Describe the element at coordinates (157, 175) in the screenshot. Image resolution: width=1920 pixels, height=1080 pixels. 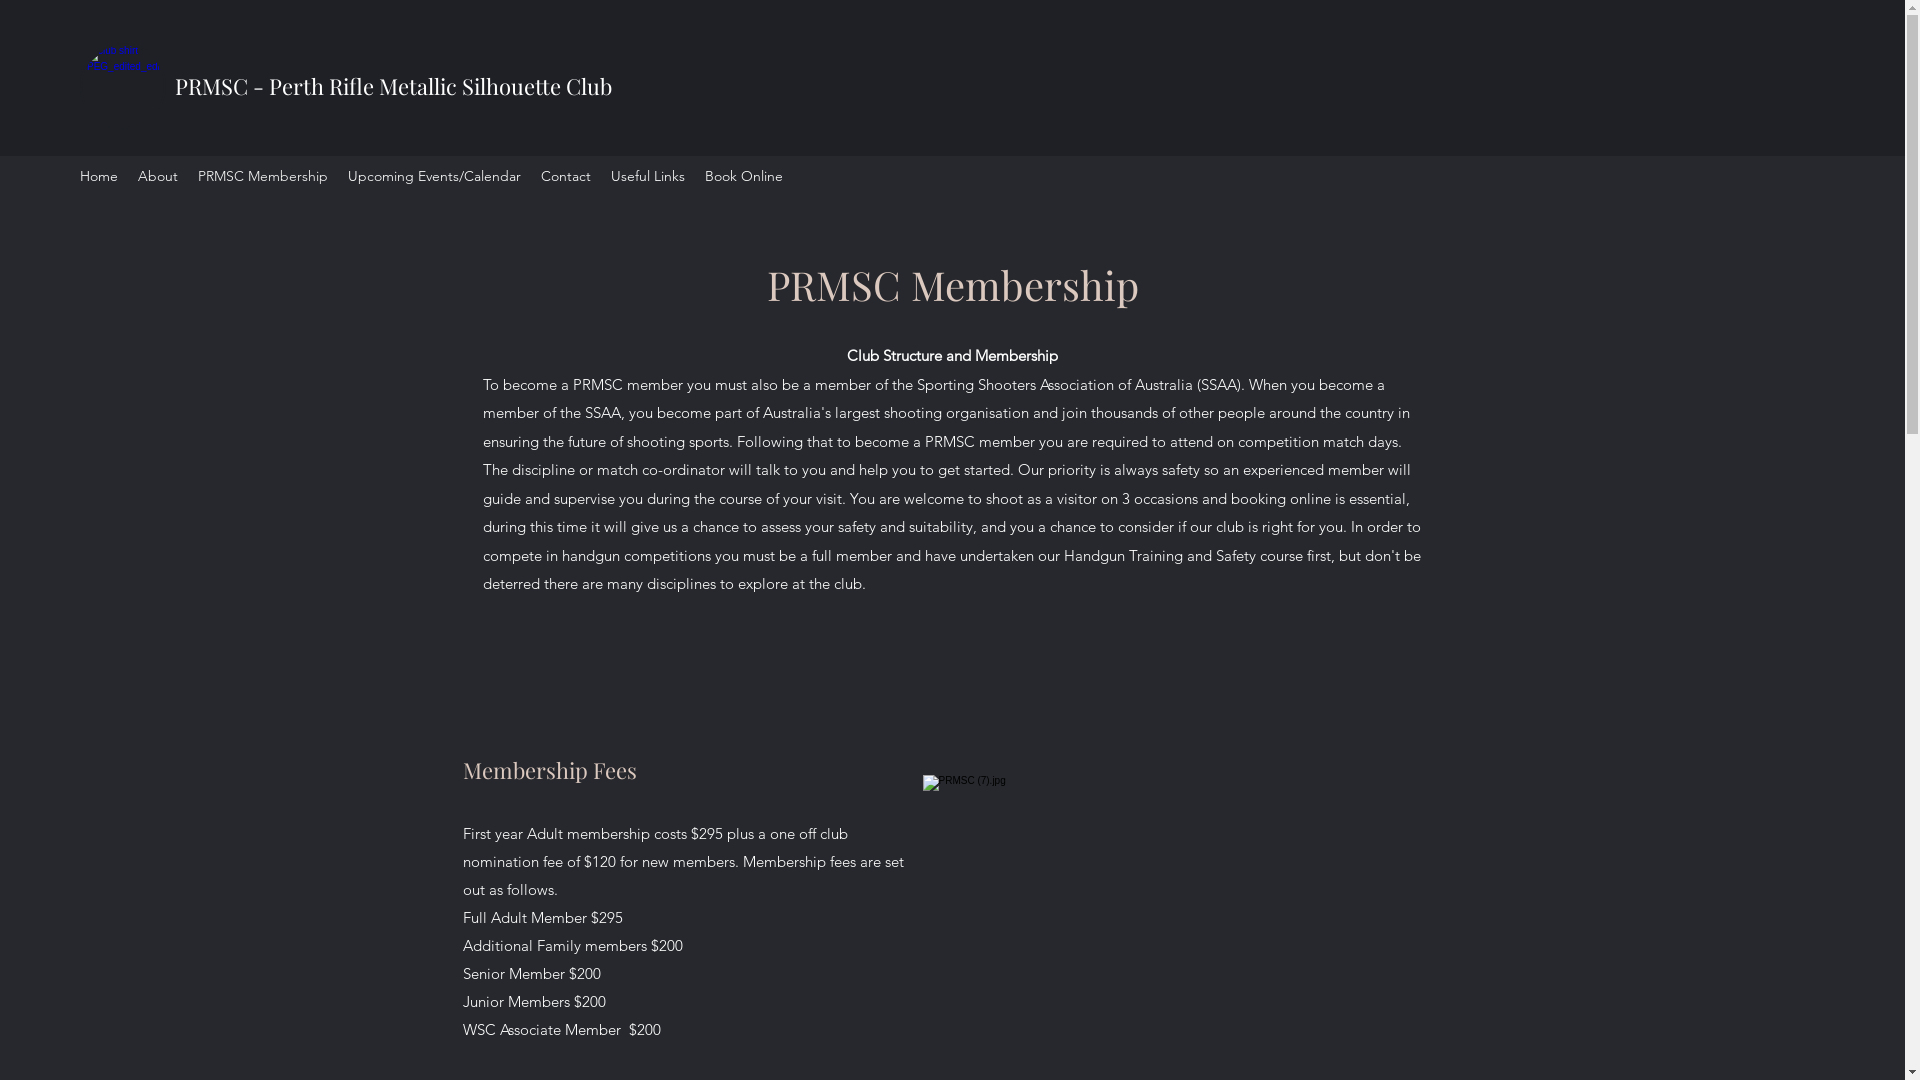
I see `'About'` at that location.